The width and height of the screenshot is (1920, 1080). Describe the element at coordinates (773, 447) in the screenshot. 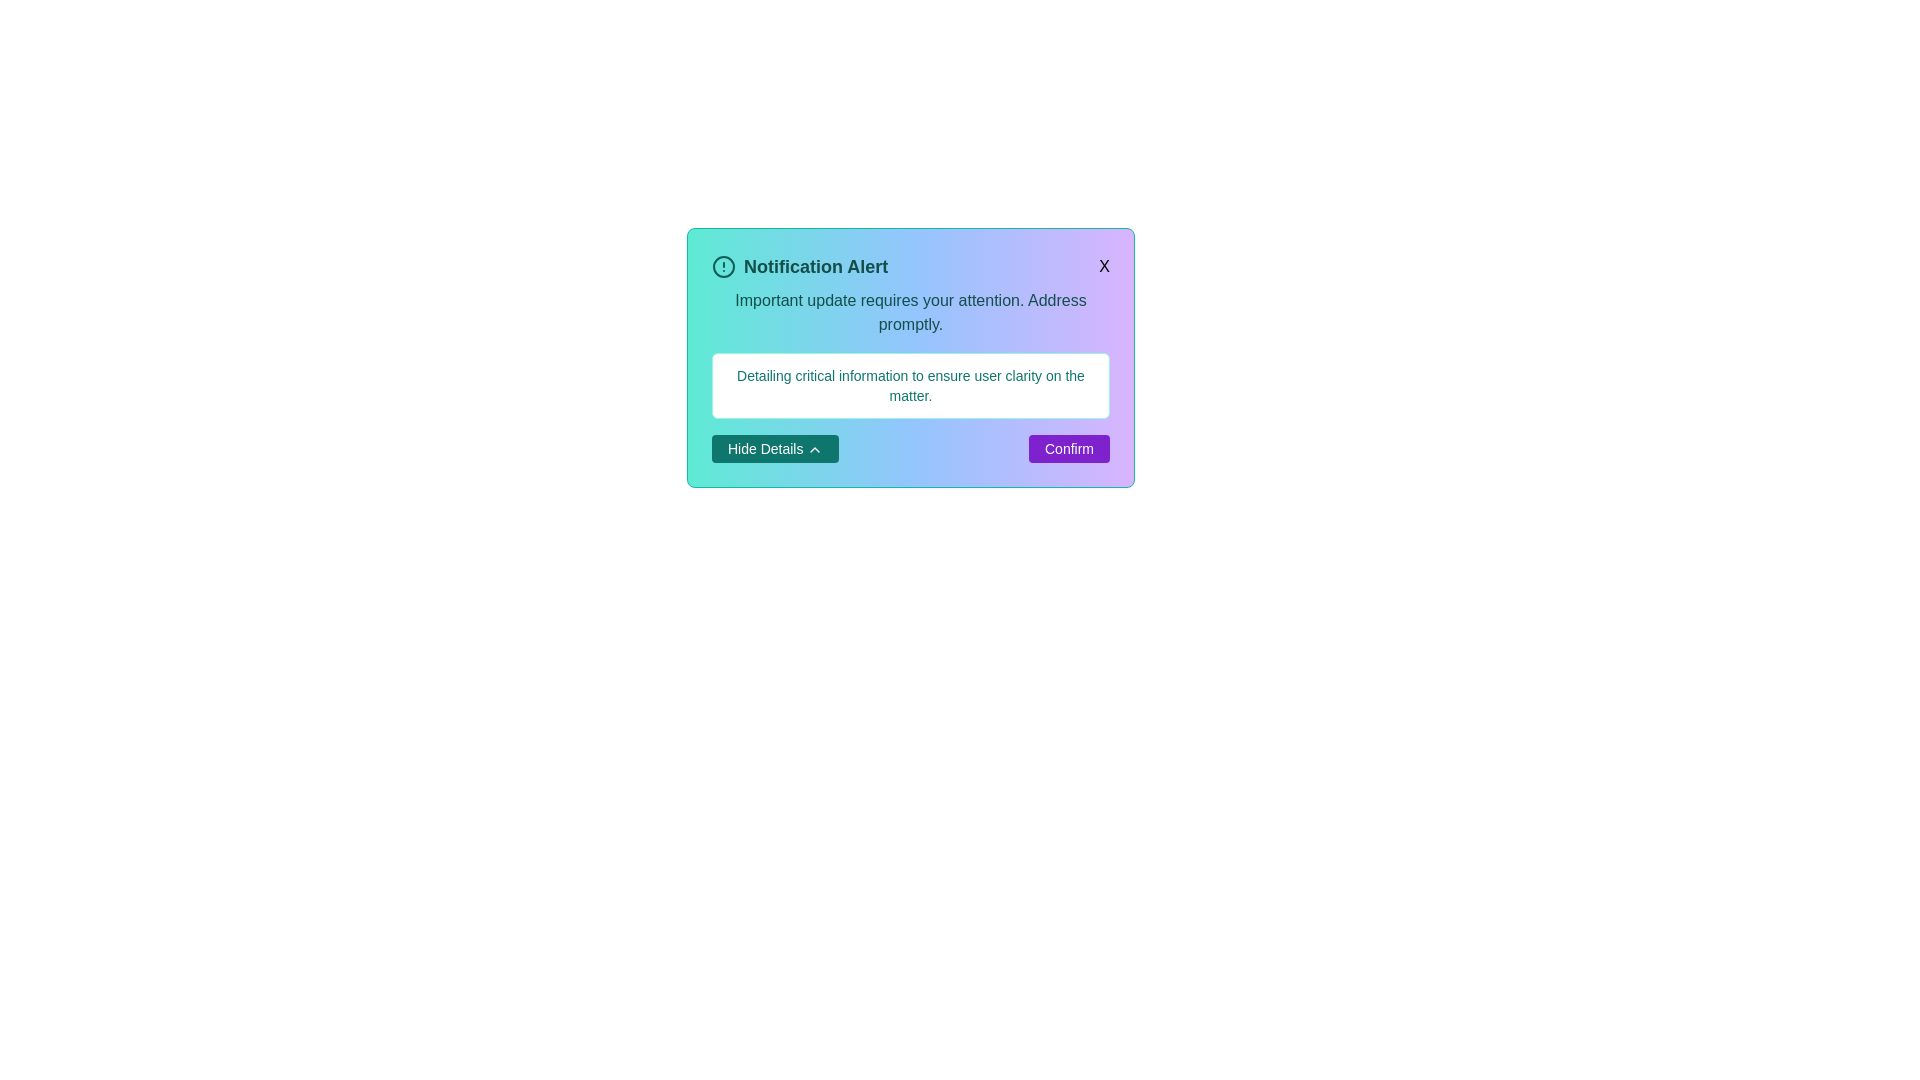

I see `the 'Hide Details' button to toggle the visibility of the details section` at that location.